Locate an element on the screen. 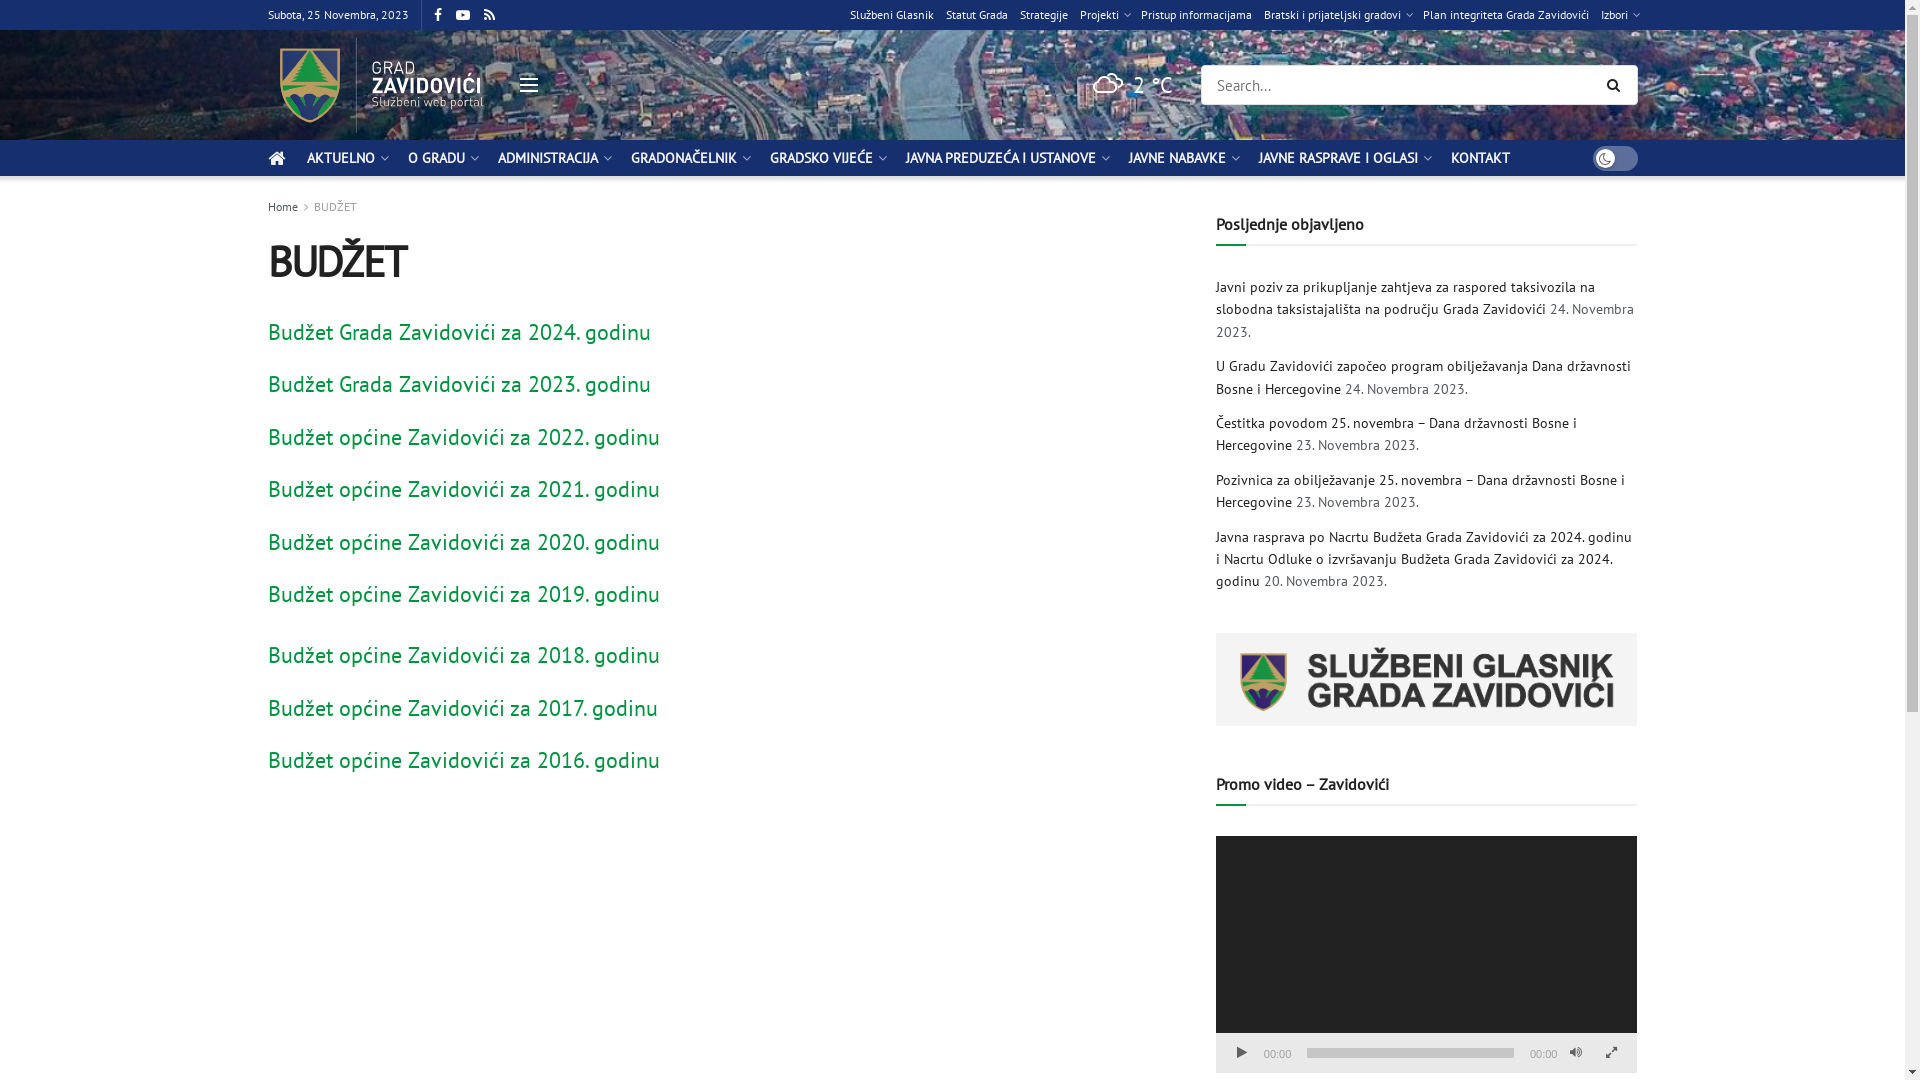  'O GRADU' is located at coordinates (440, 157).